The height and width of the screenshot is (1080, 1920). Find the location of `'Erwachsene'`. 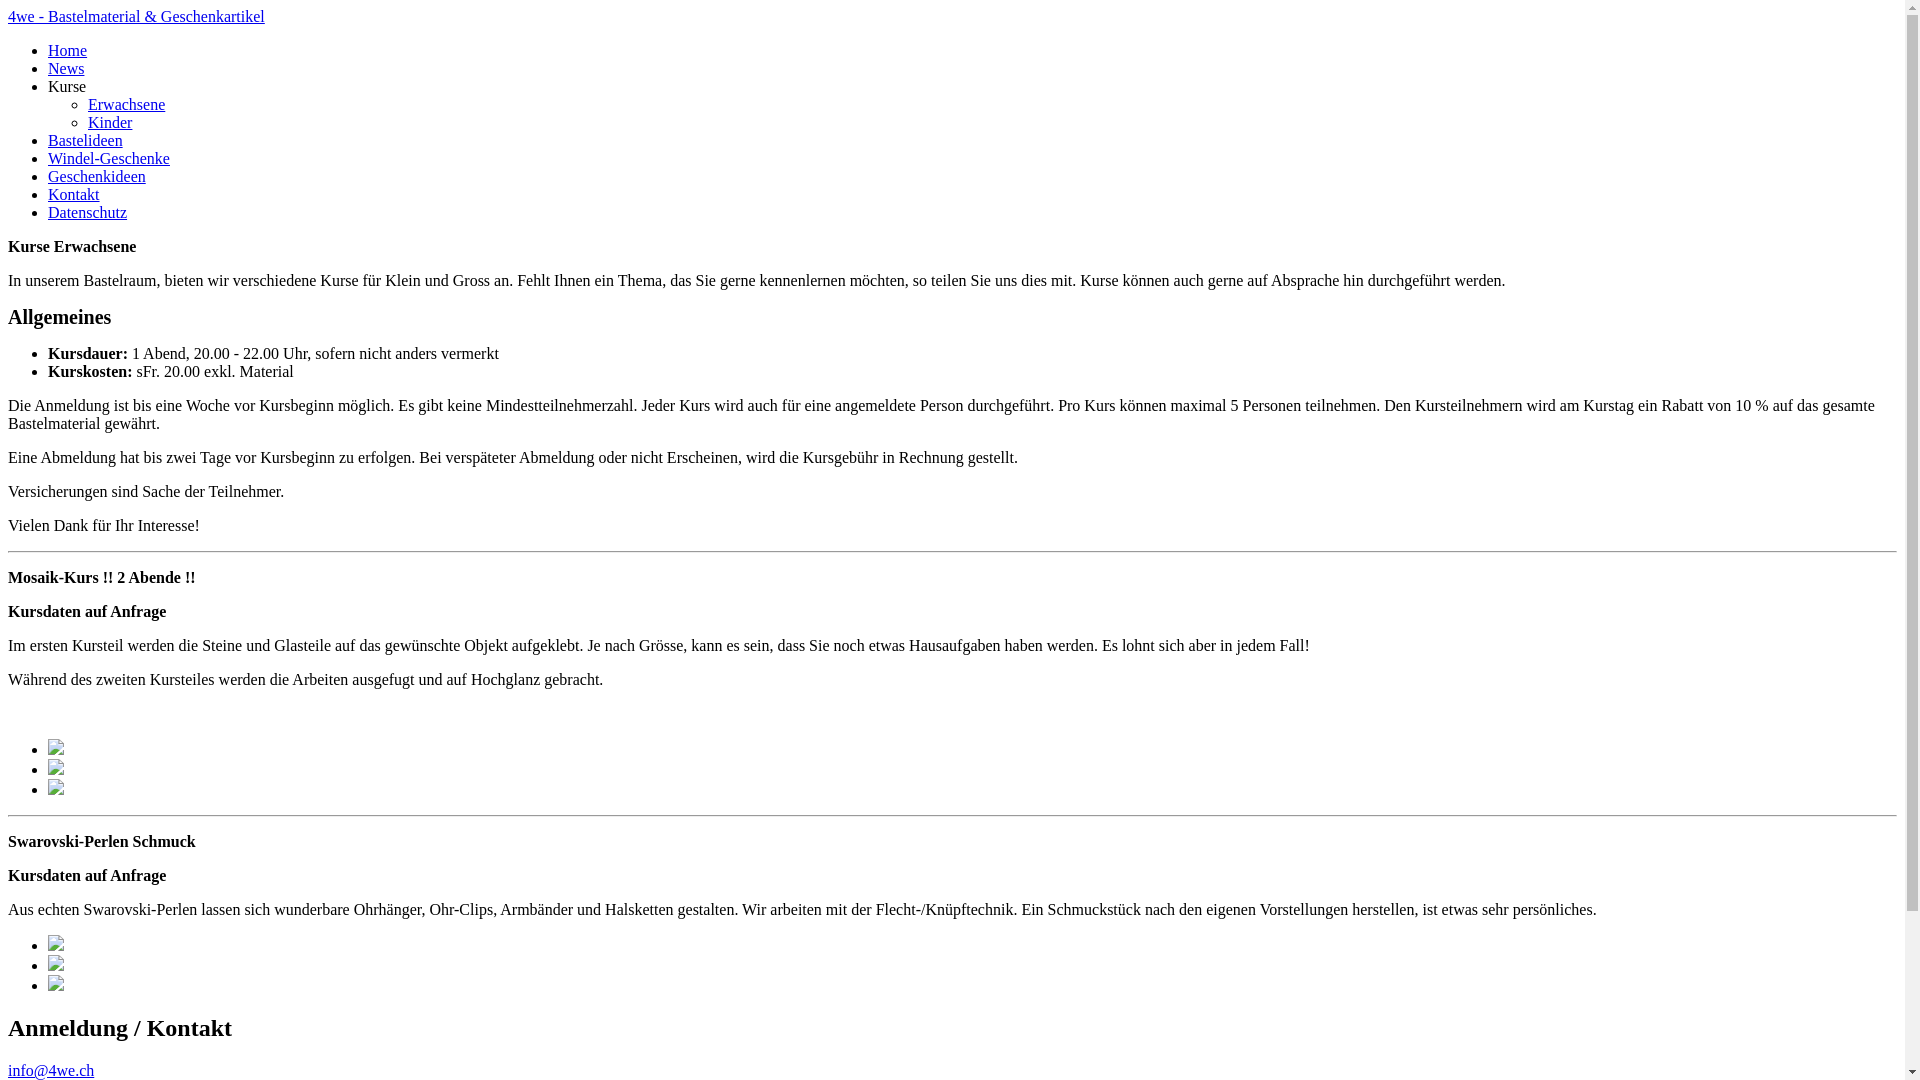

'Erwachsene' is located at coordinates (86, 104).